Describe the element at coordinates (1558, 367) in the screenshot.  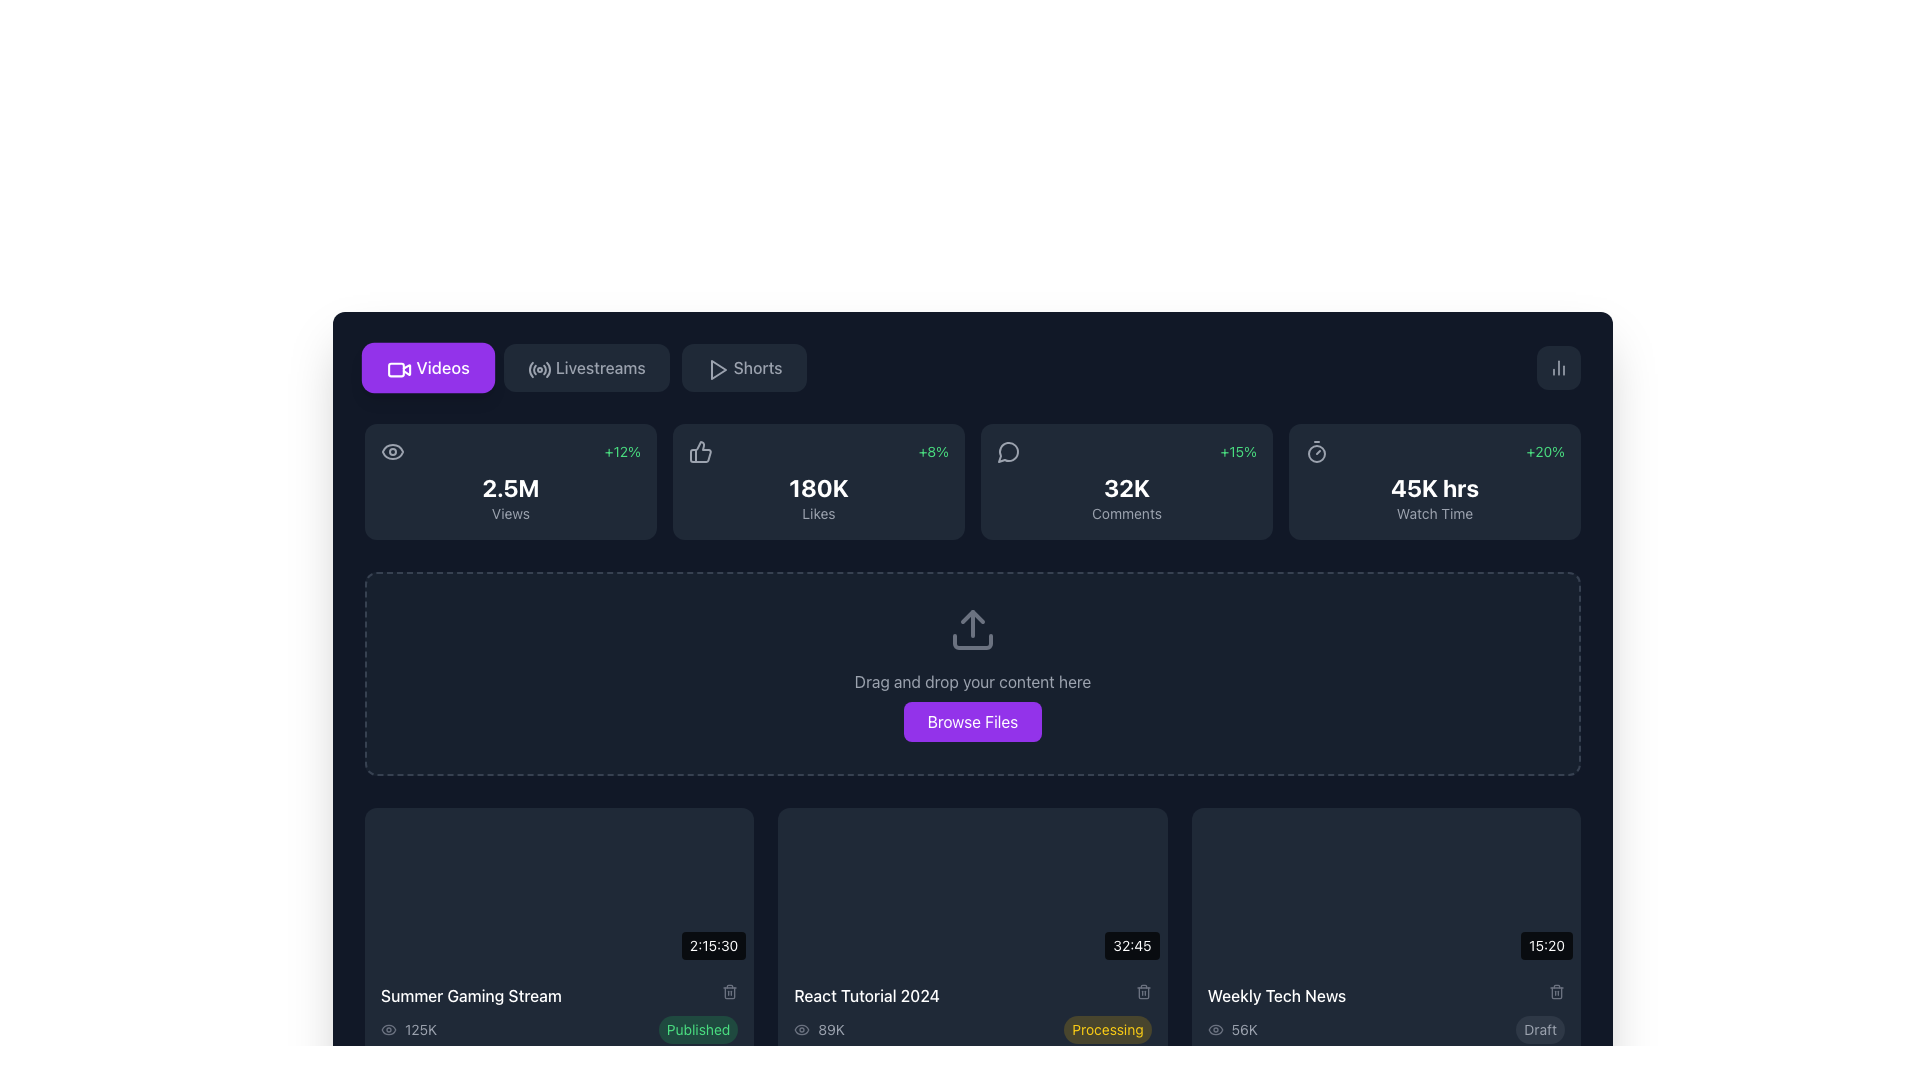
I see `the button with a bar chart icon located at the top-right corner of the section containing 'Videos', 'Livestreams', and 'Shorts' options` at that location.